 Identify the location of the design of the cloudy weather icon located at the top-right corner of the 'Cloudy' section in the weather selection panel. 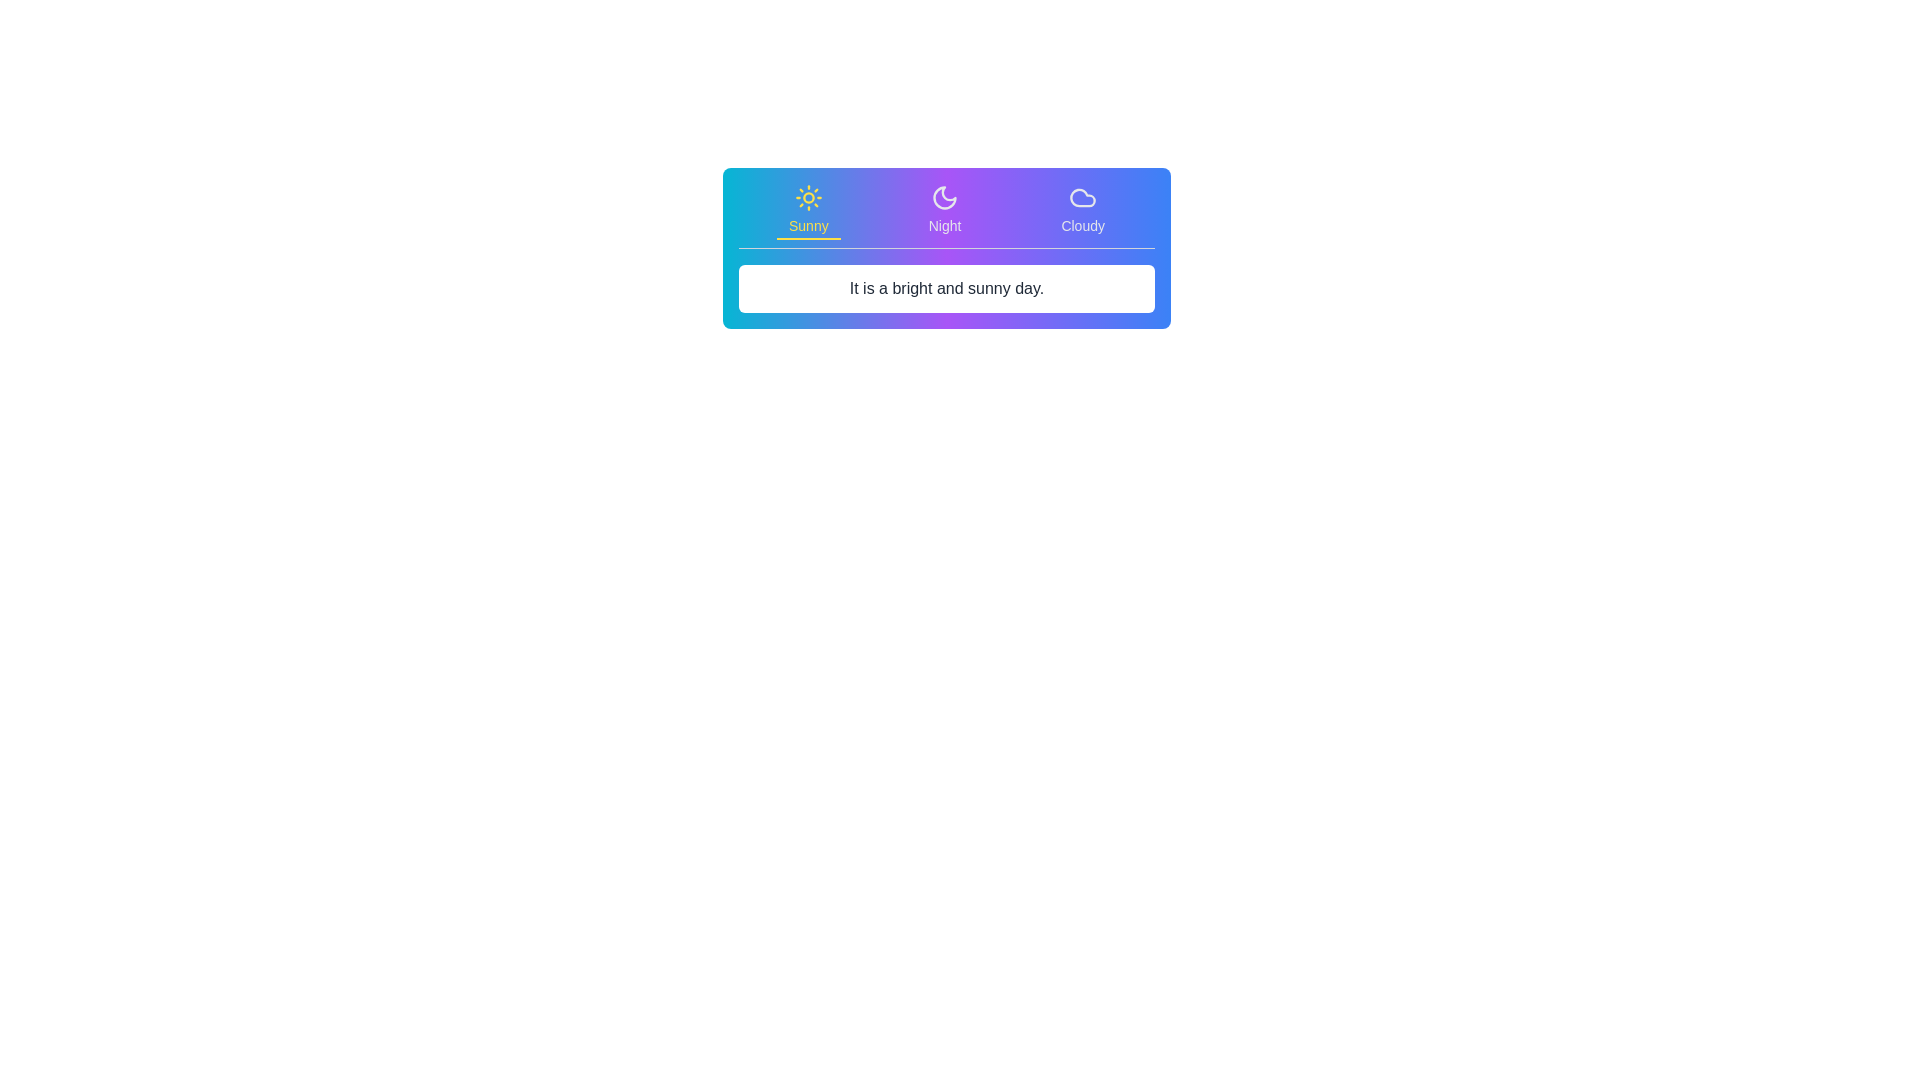
(1082, 197).